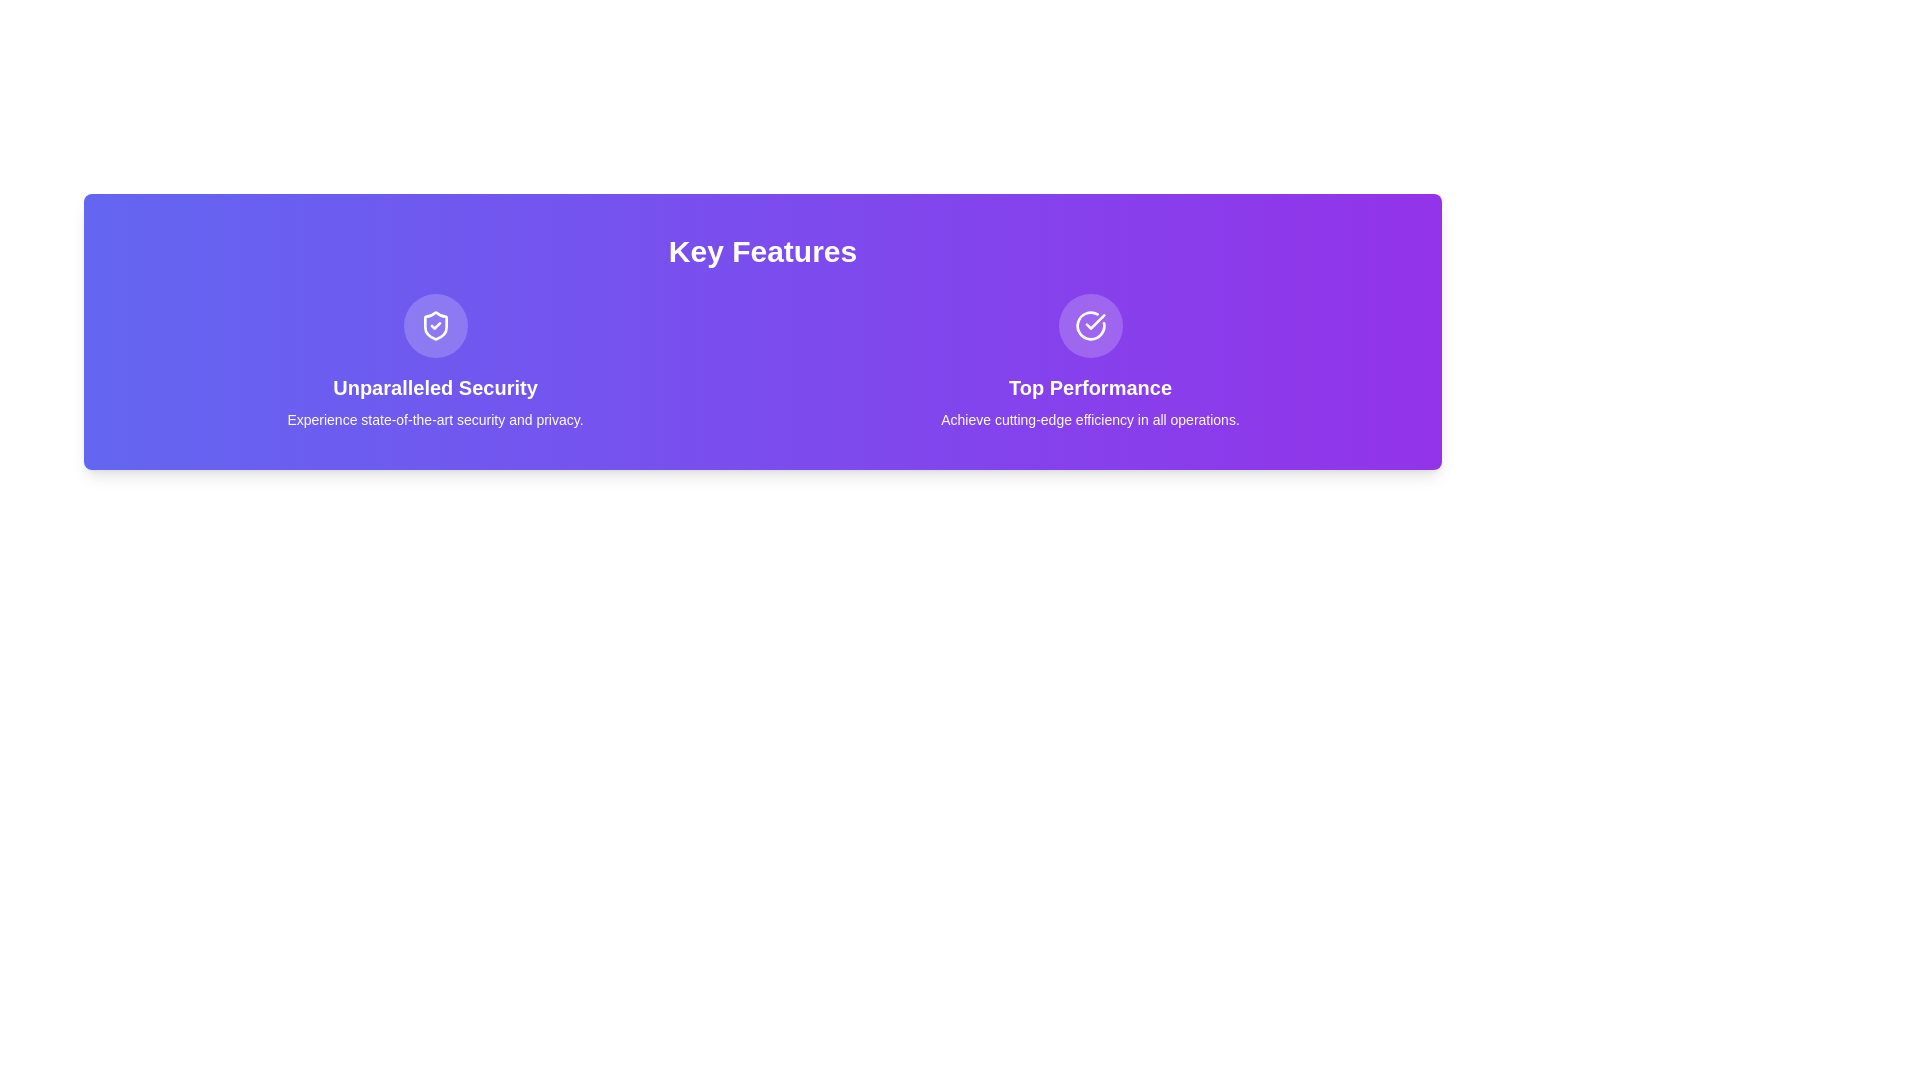  Describe the element at coordinates (1089, 325) in the screenshot. I see `the circular checkmark icon located at the top center of the purple 'Top Performance' card` at that location.